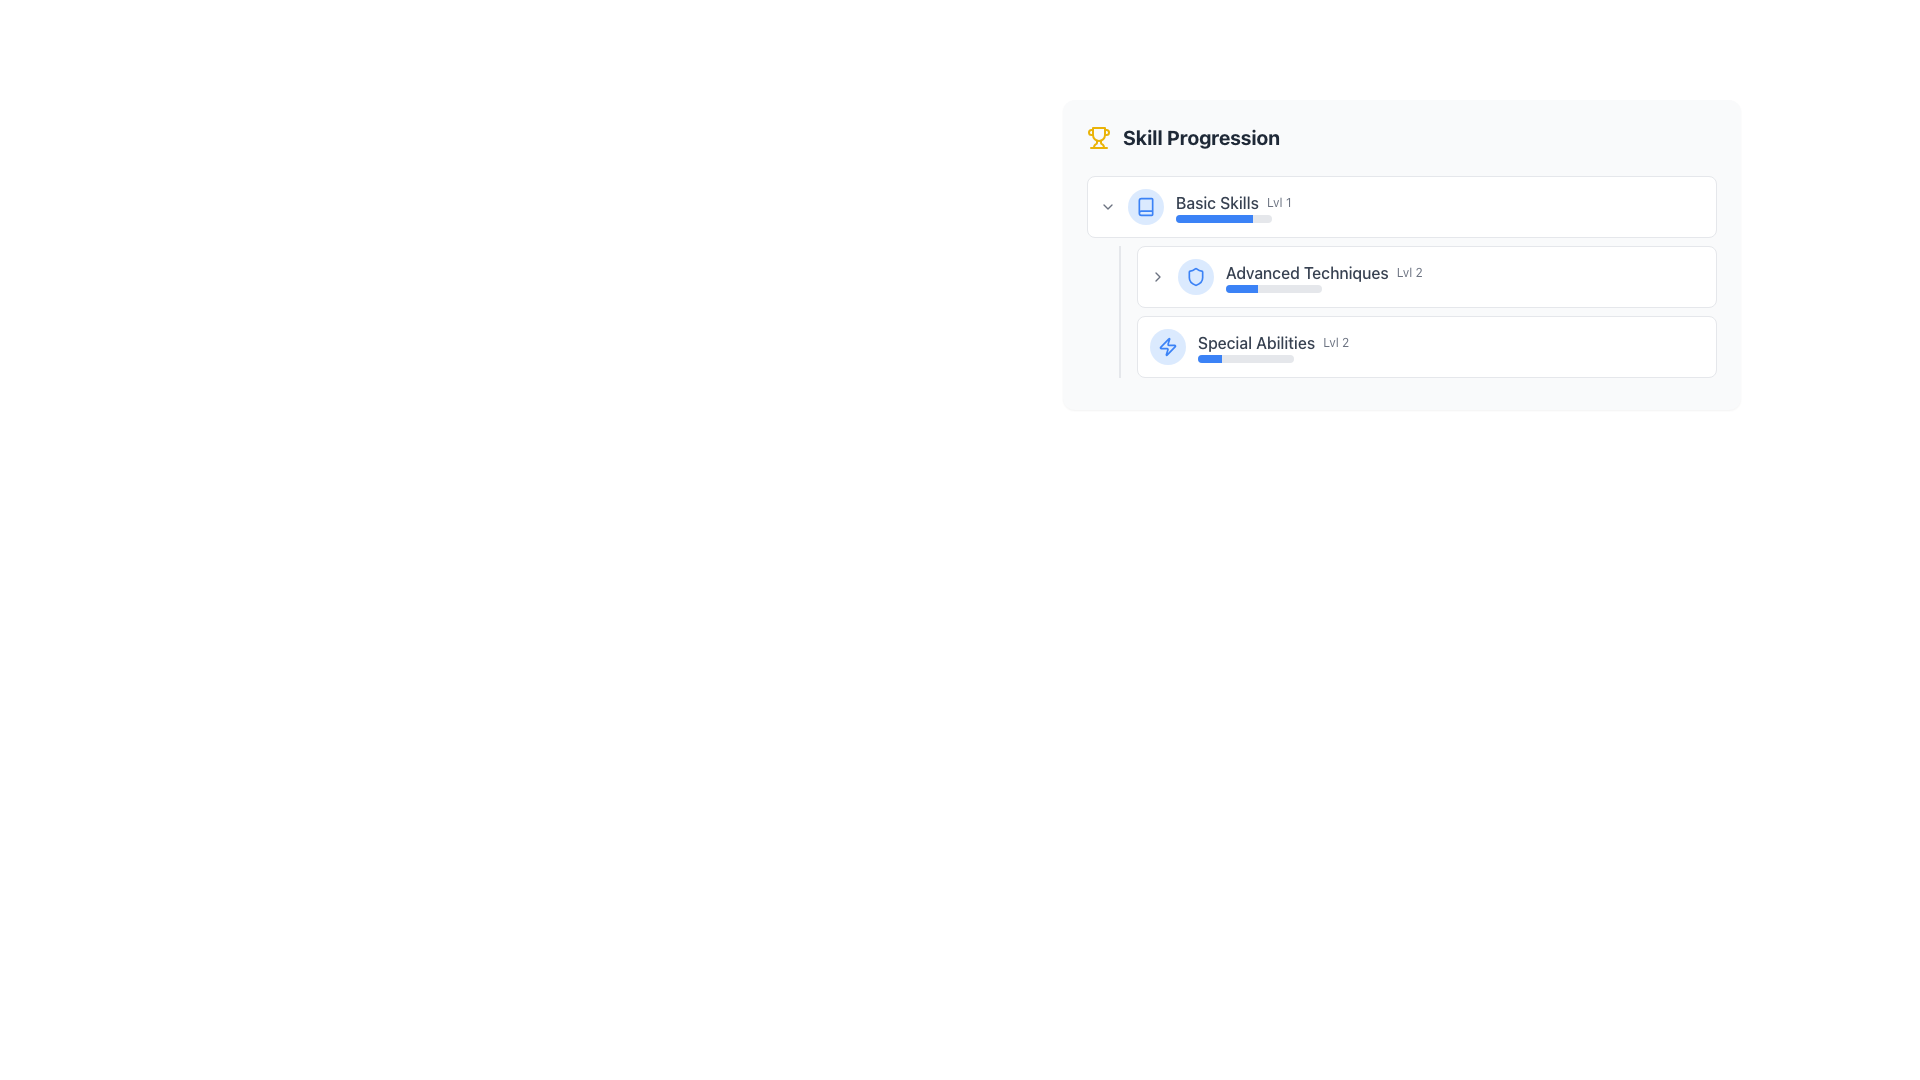 This screenshot has height=1080, width=1920. What do you see at coordinates (1098, 137) in the screenshot?
I see `the achievement icon located to the left of the 'Skill Progression' section title` at bounding box center [1098, 137].